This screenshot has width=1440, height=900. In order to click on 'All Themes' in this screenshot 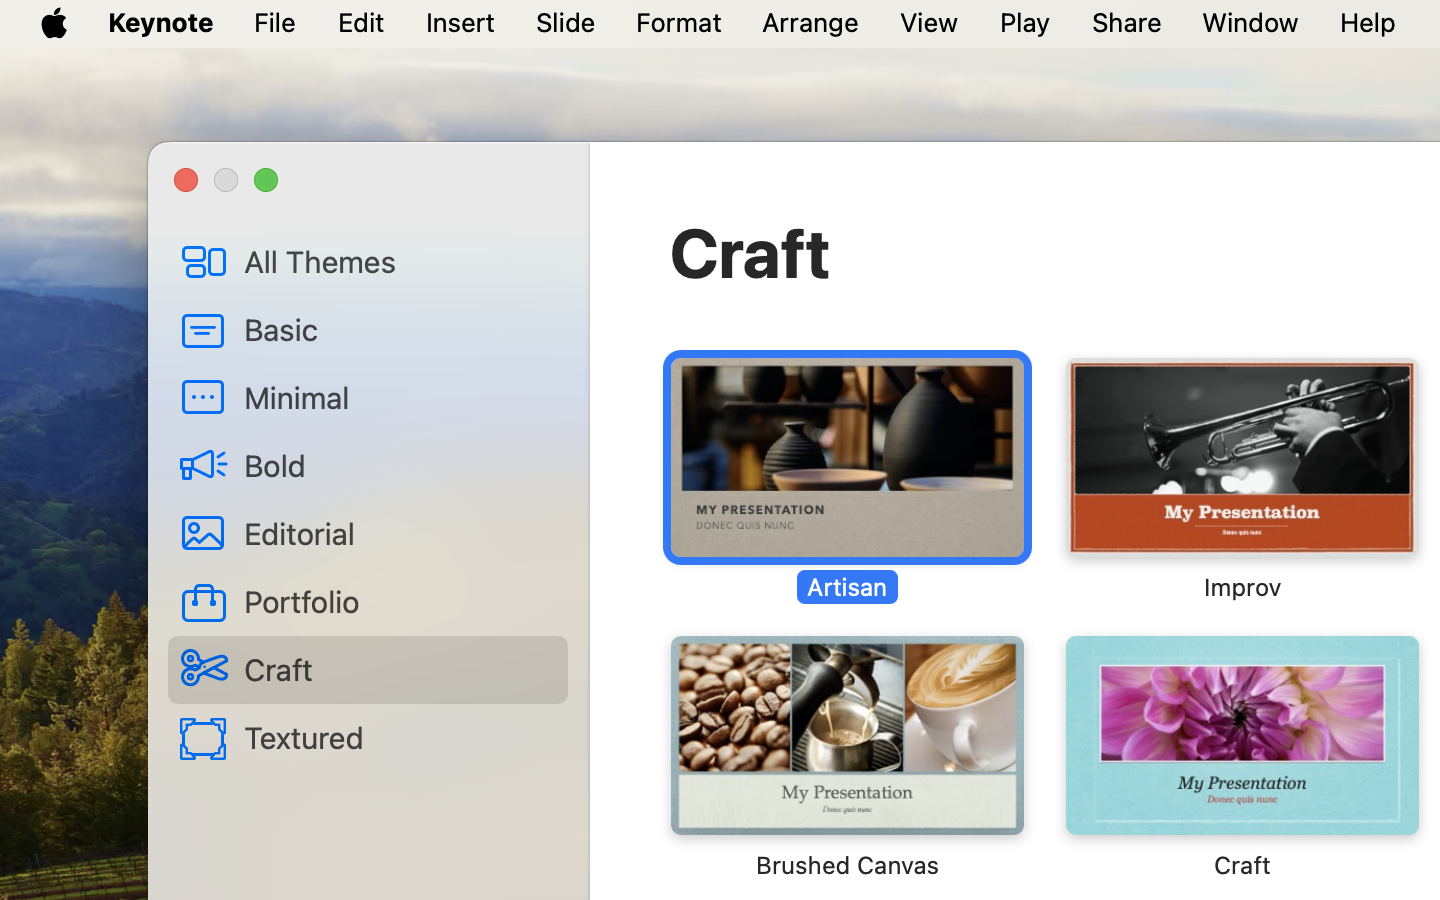, I will do `click(397, 260)`.